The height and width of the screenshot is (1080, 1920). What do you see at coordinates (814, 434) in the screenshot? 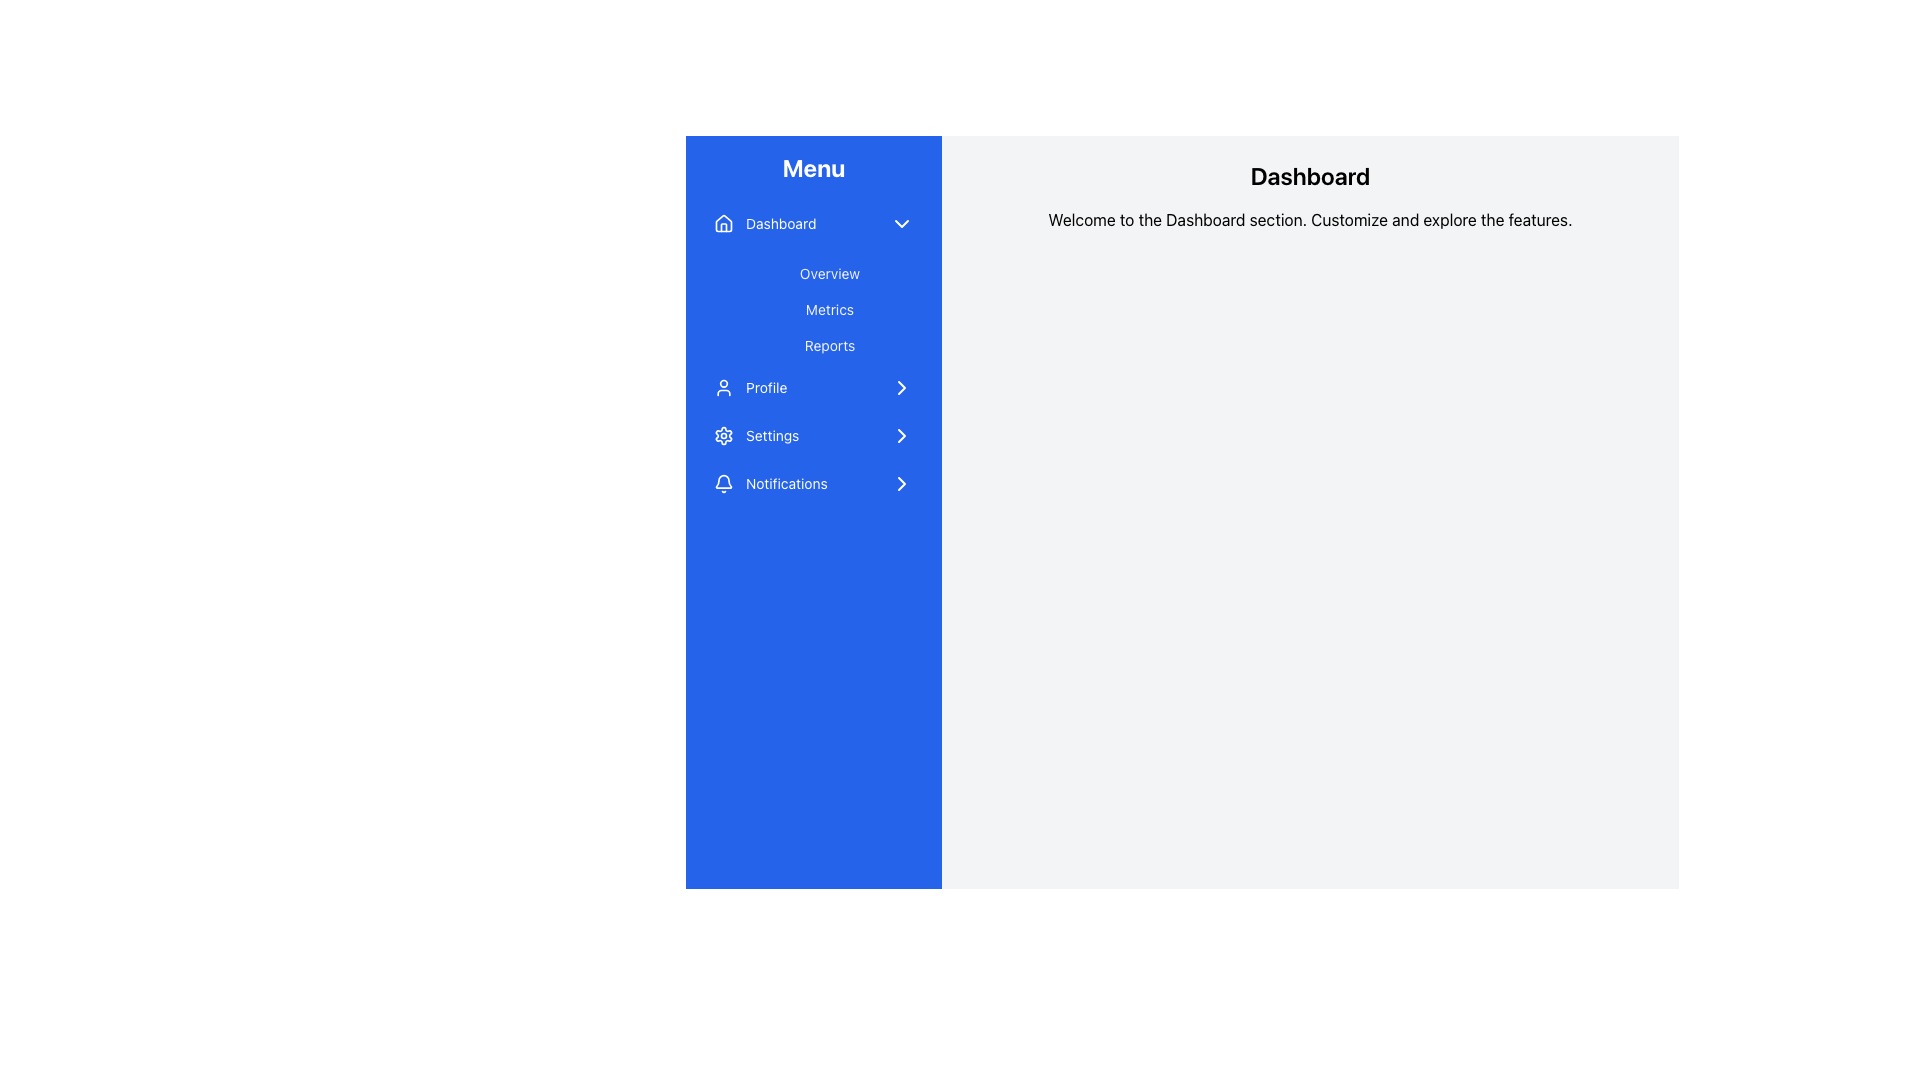
I see `the 'Settings' menu item in the vertical navigation menu` at bounding box center [814, 434].